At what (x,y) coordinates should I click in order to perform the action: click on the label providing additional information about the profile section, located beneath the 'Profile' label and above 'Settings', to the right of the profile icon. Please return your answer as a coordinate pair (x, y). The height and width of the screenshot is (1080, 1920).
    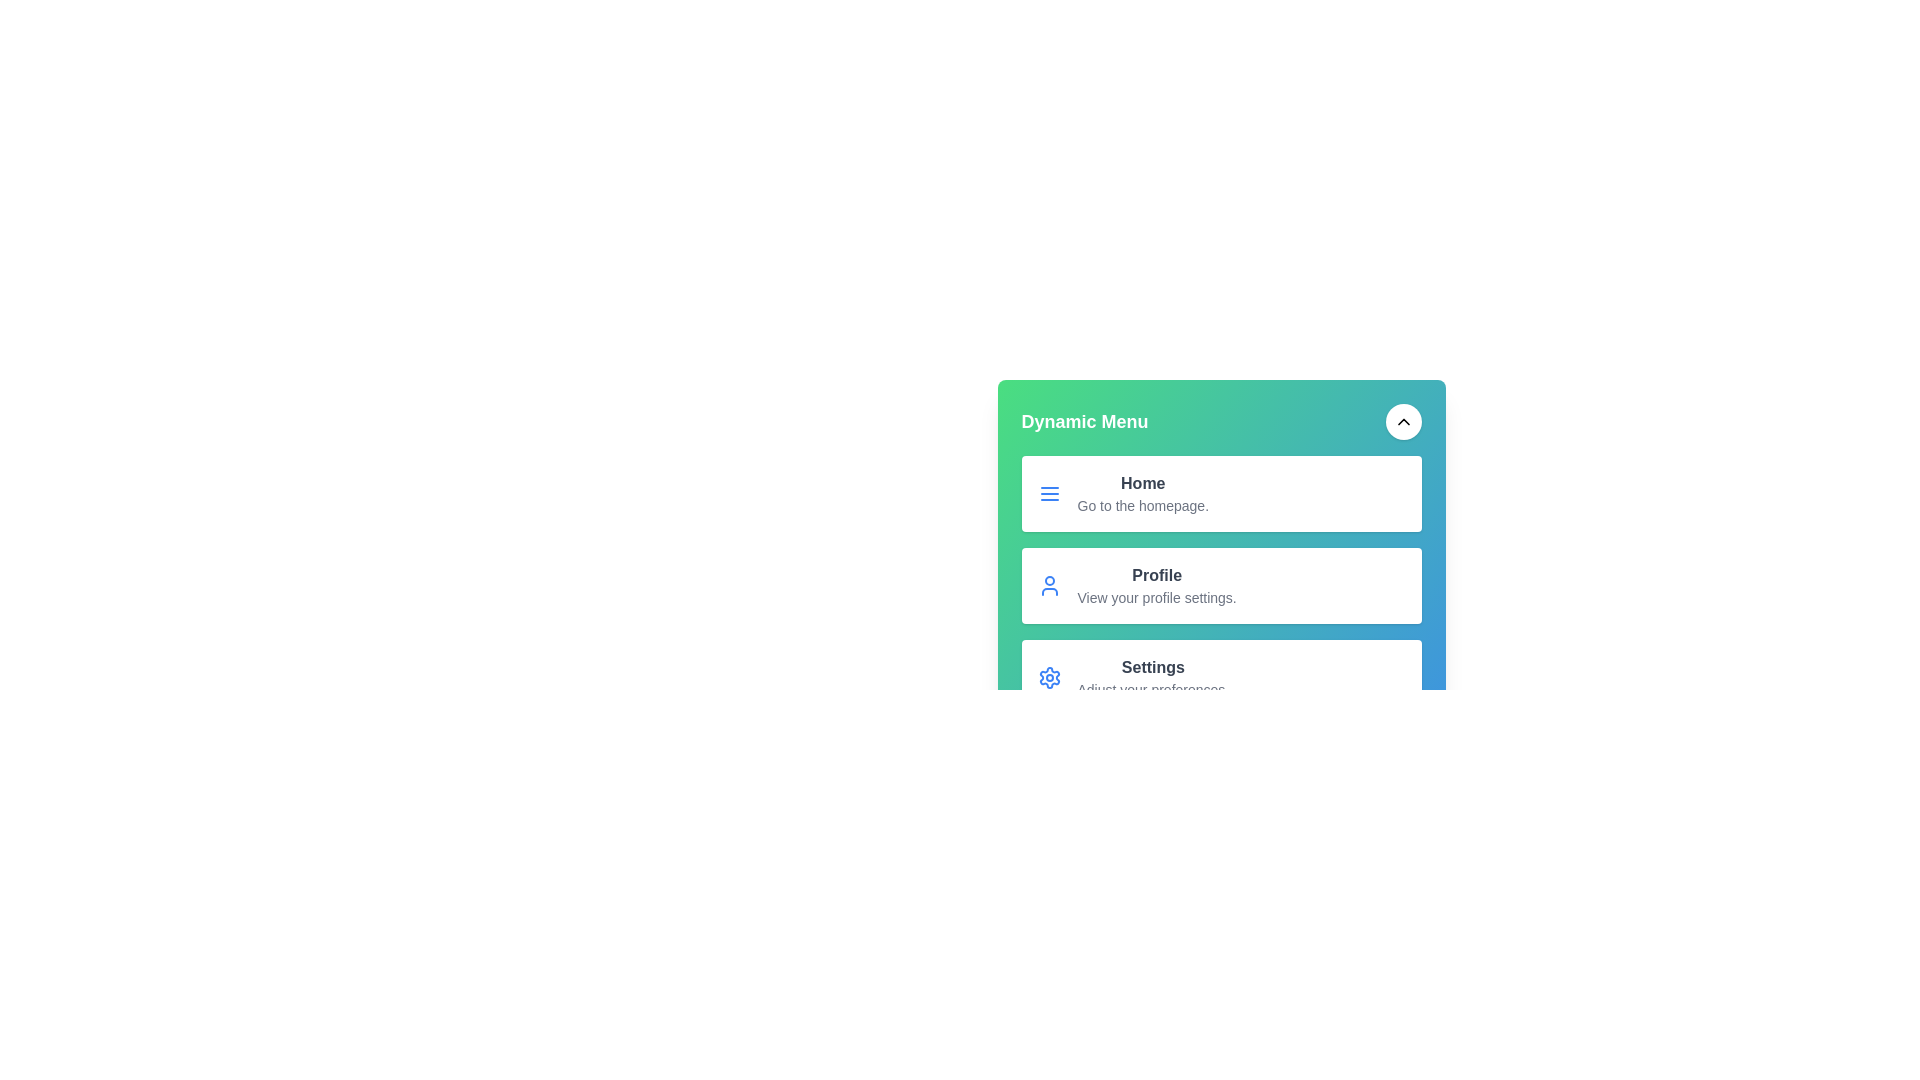
    Looking at the image, I should click on (1157, 596).